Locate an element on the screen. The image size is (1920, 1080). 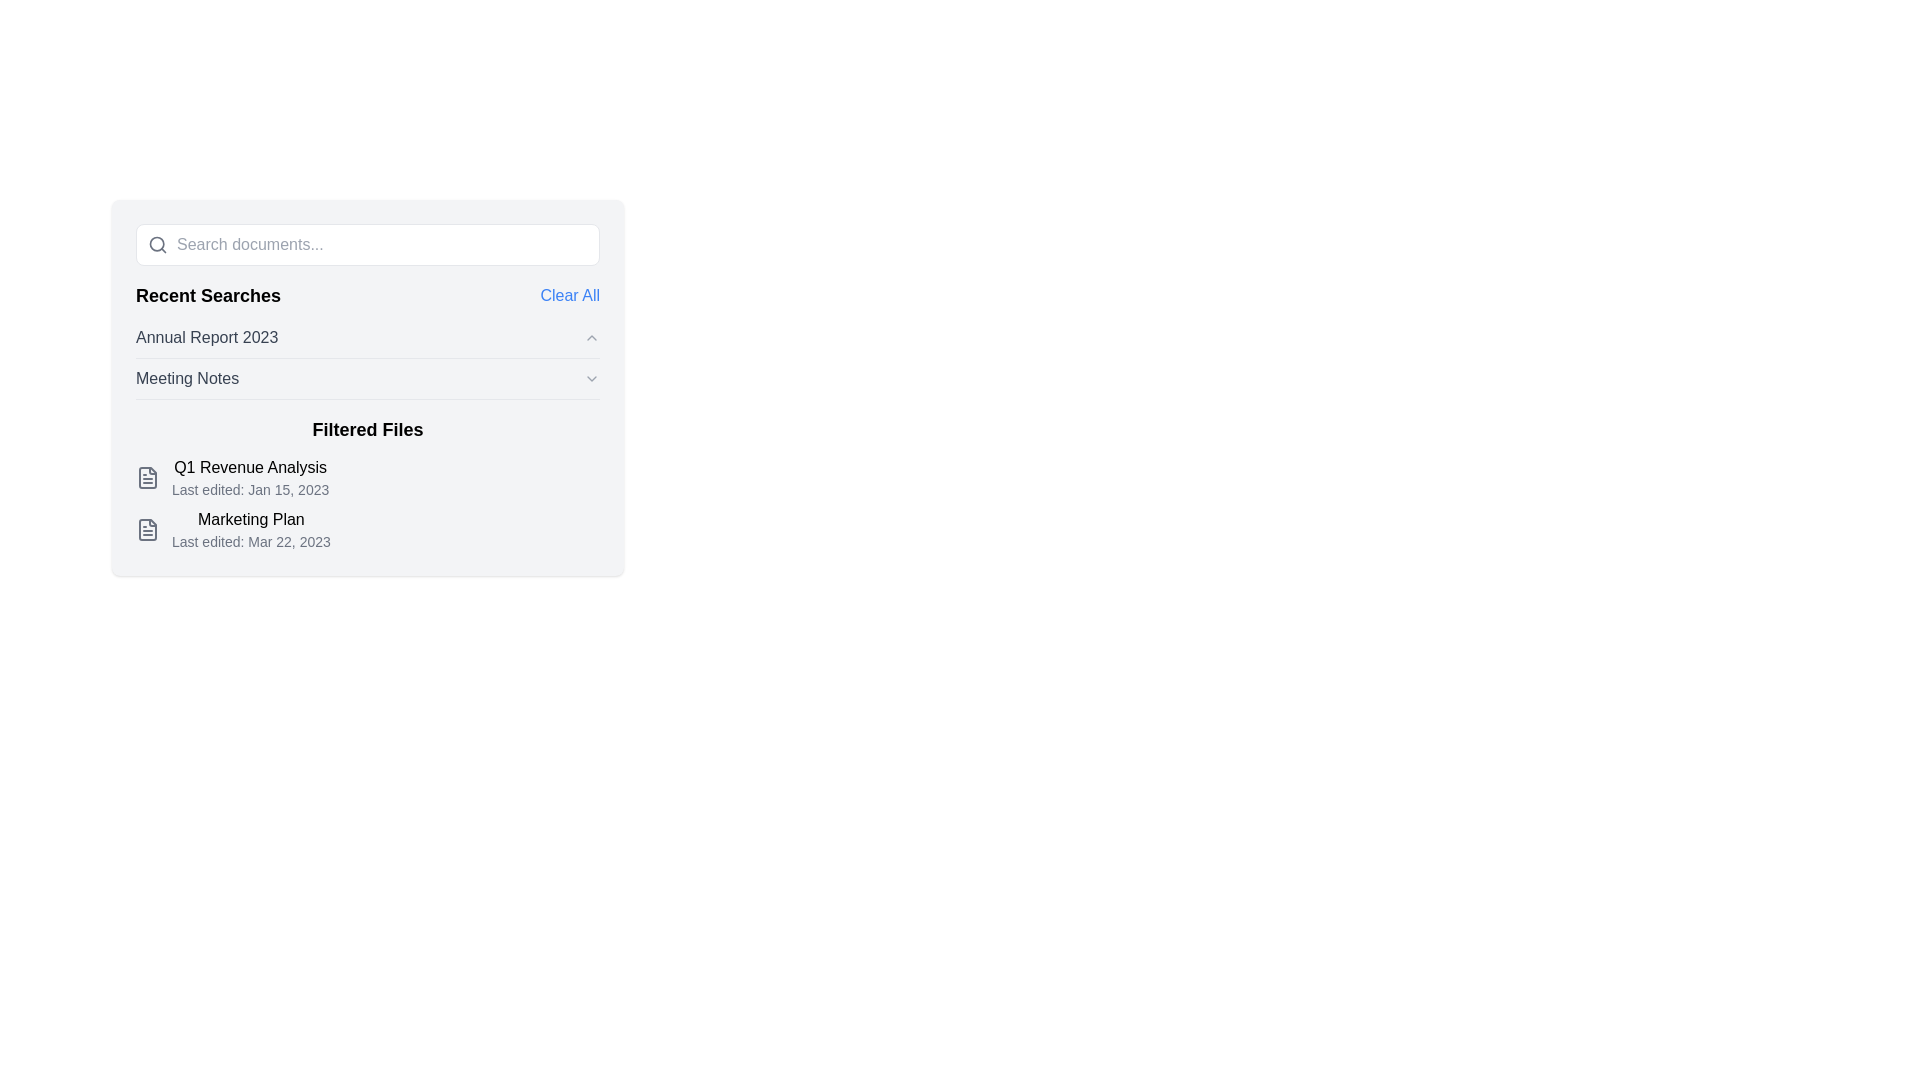
text label displaying 'Filtered Files', which is bold and located beneath the 'Meeting Notes' section, centered horizontally in the interface is located at coordinates (368, 428).